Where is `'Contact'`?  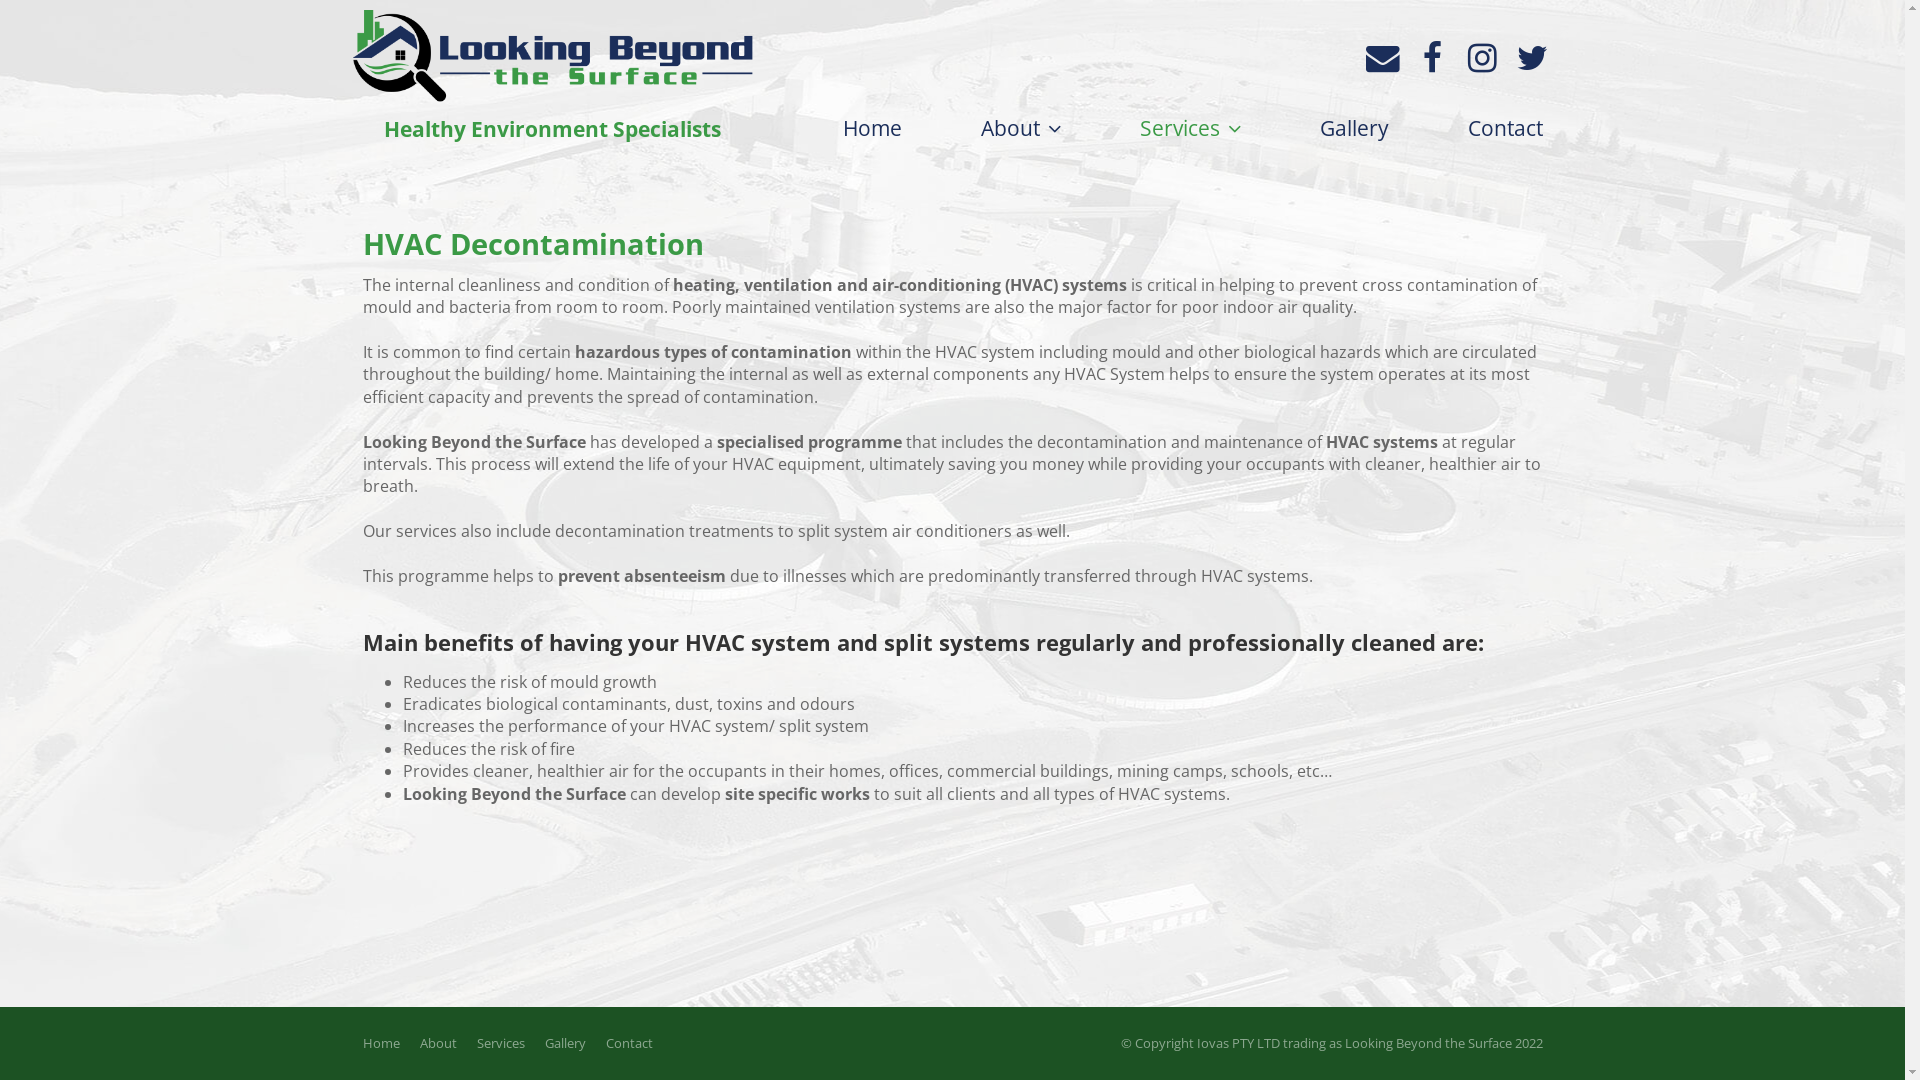
'Contact' is located at coordinates (1458, 127).